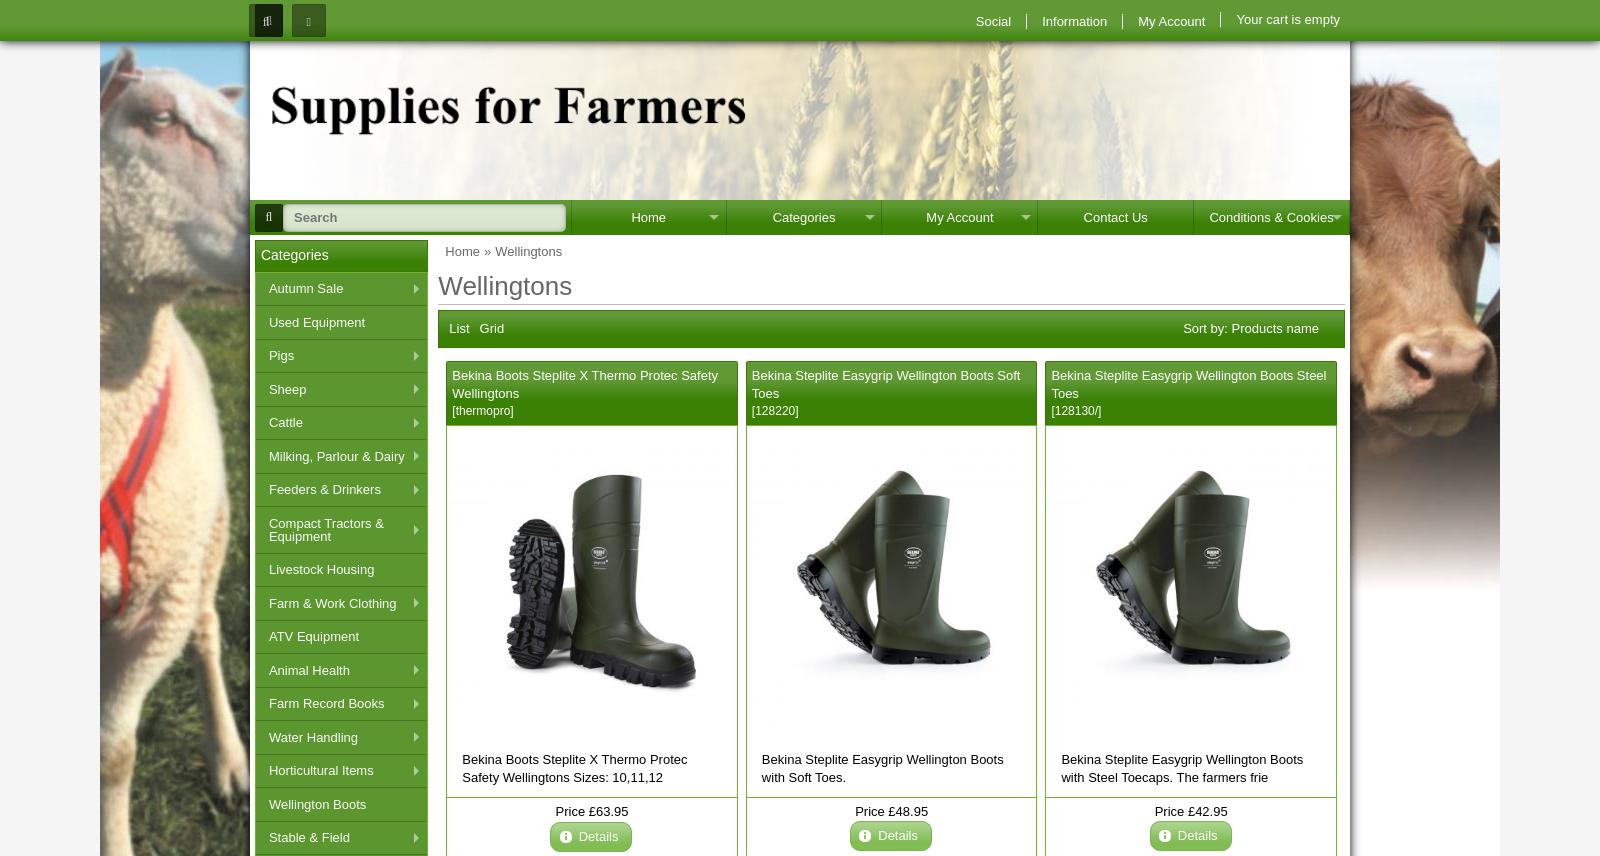  Describe the element at coordinates (461, 250) in the screenshot. I see `'Home'` at that location.